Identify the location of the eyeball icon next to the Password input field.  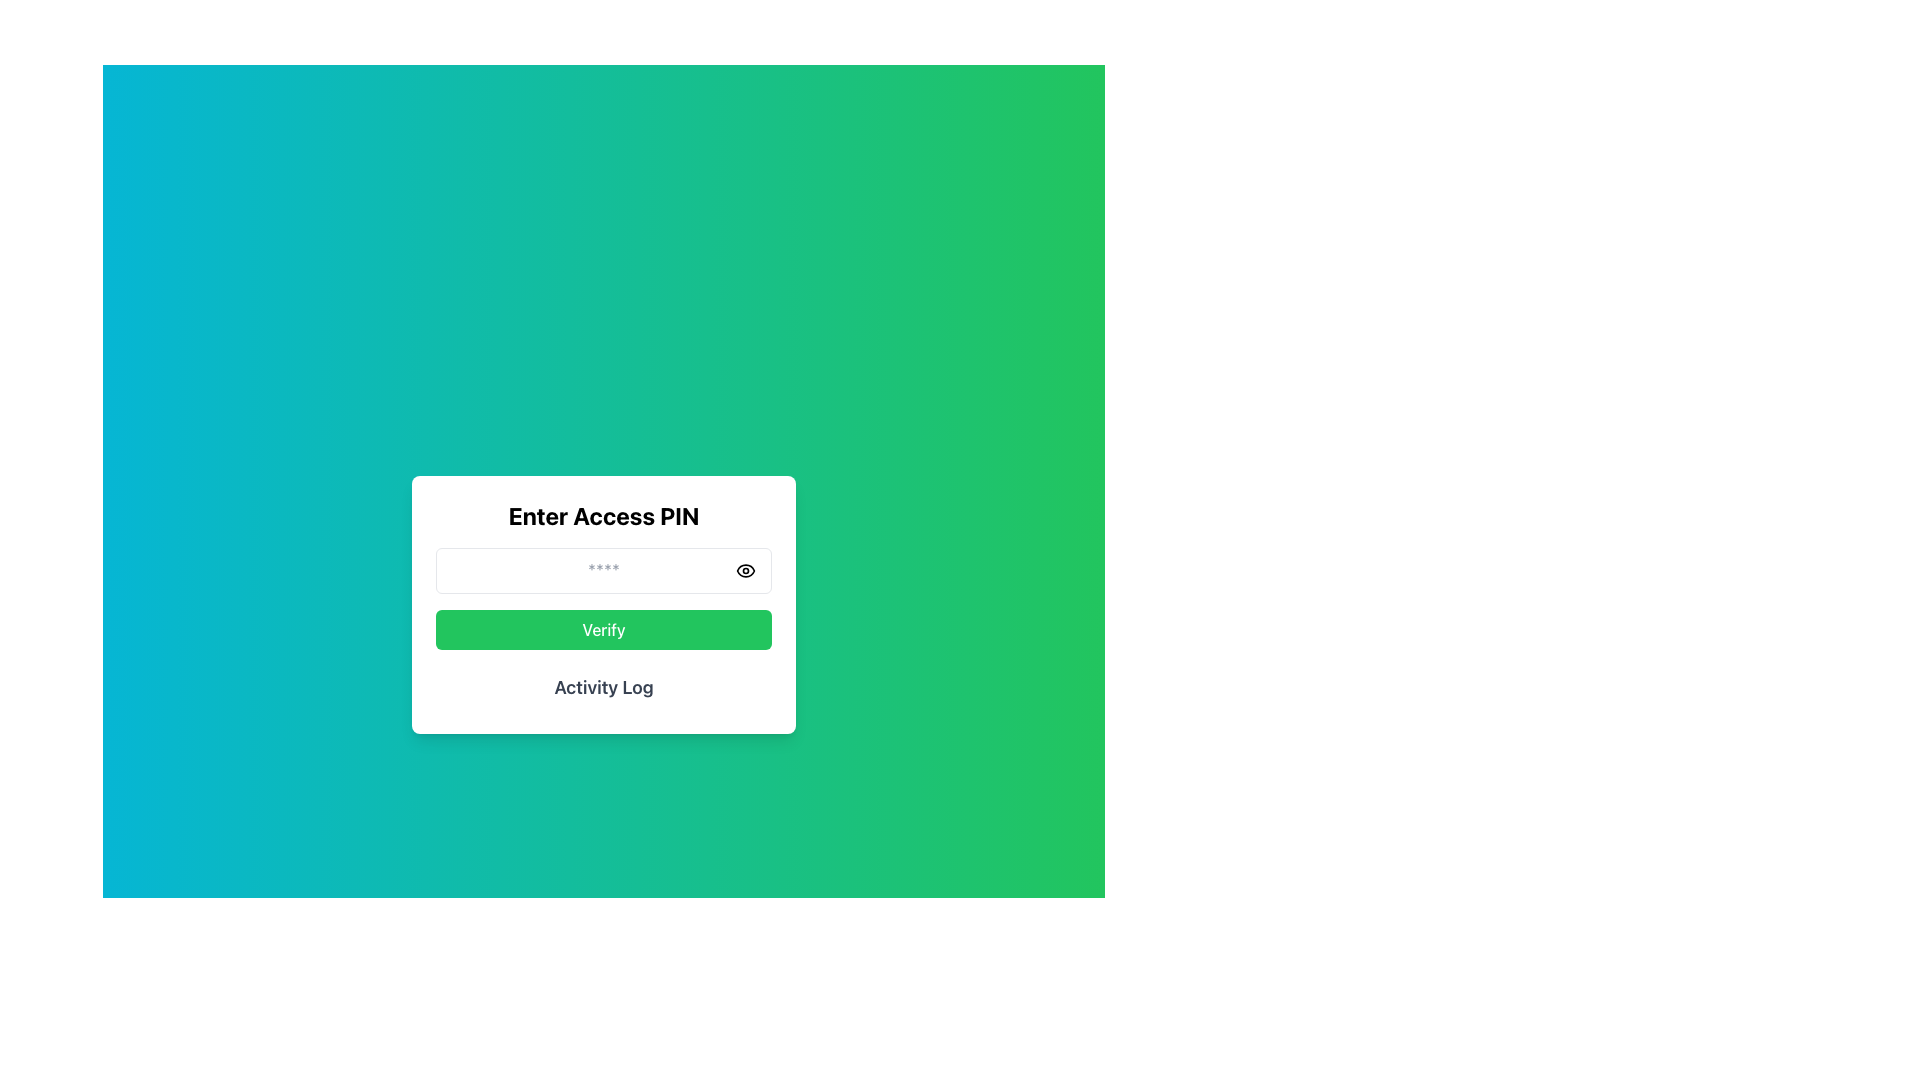
(603, 570).